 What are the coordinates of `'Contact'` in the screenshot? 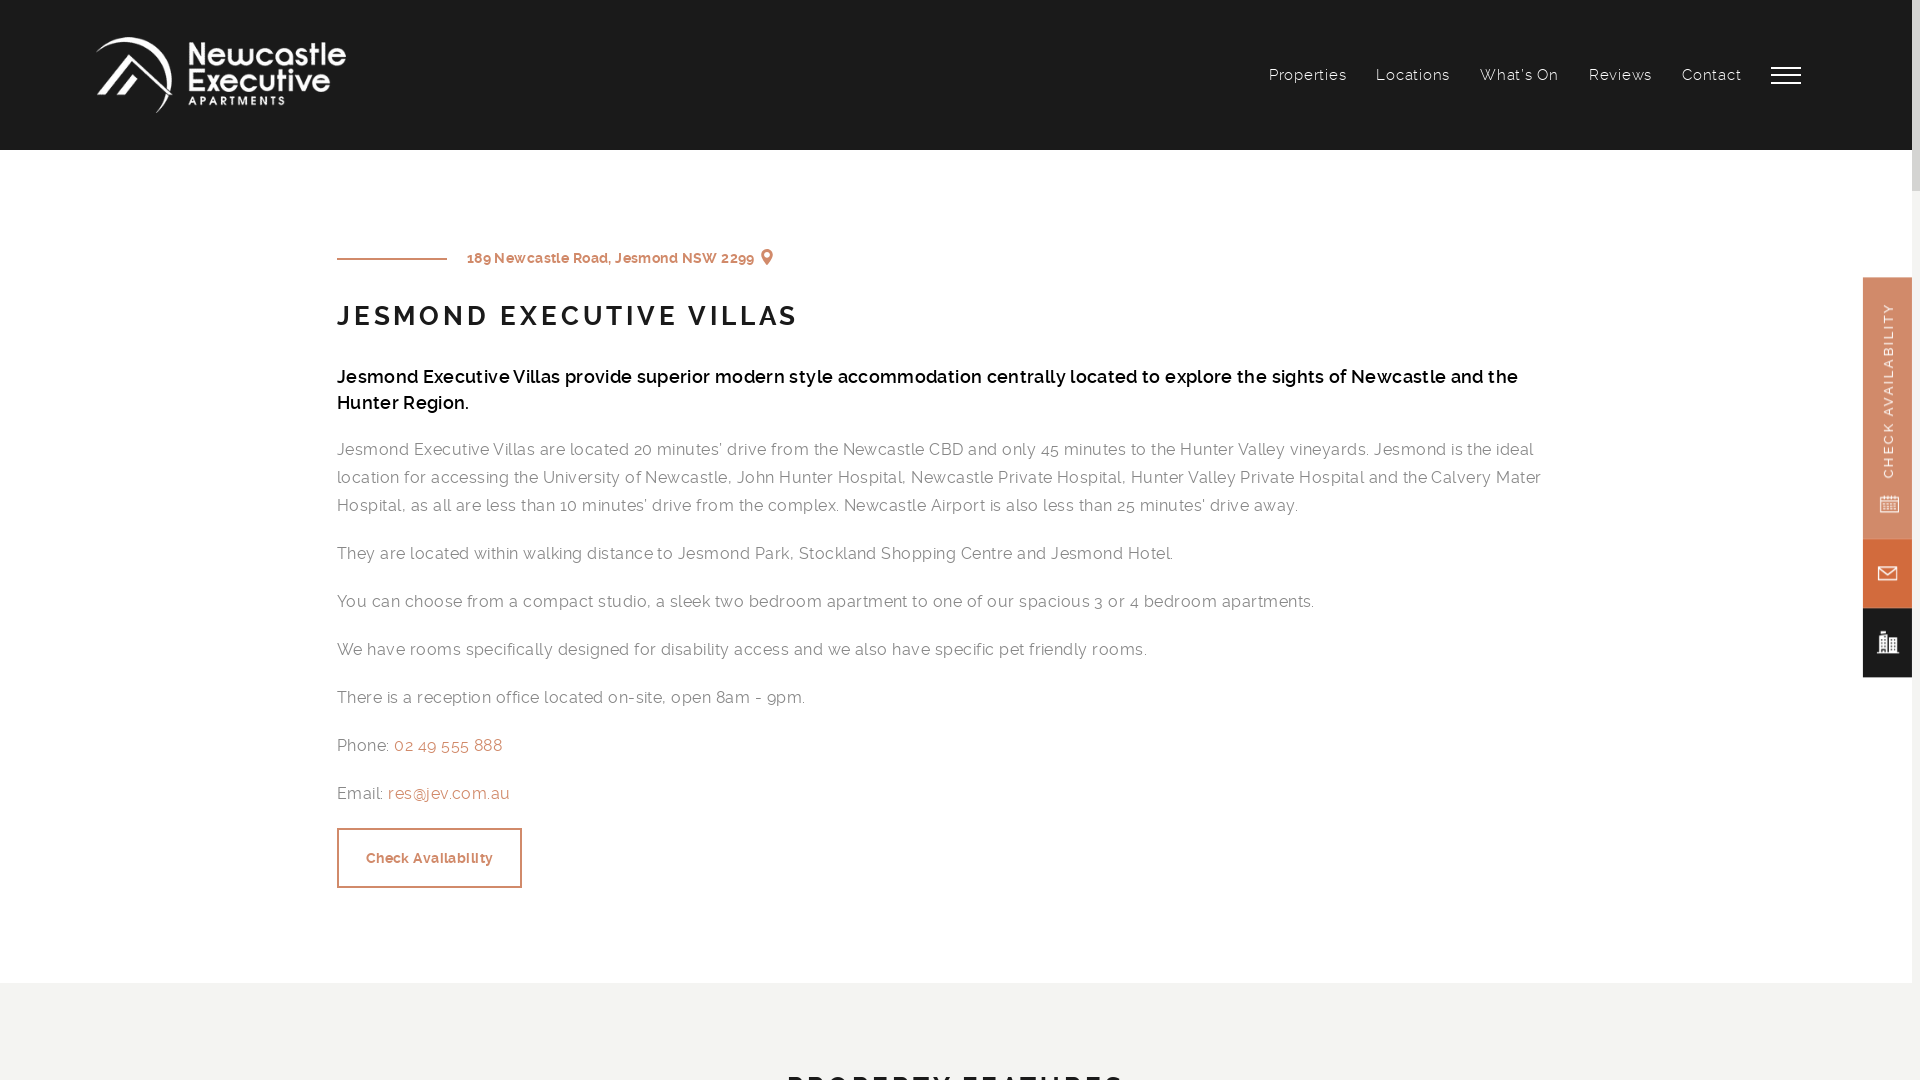 It's located at (1710, 73).